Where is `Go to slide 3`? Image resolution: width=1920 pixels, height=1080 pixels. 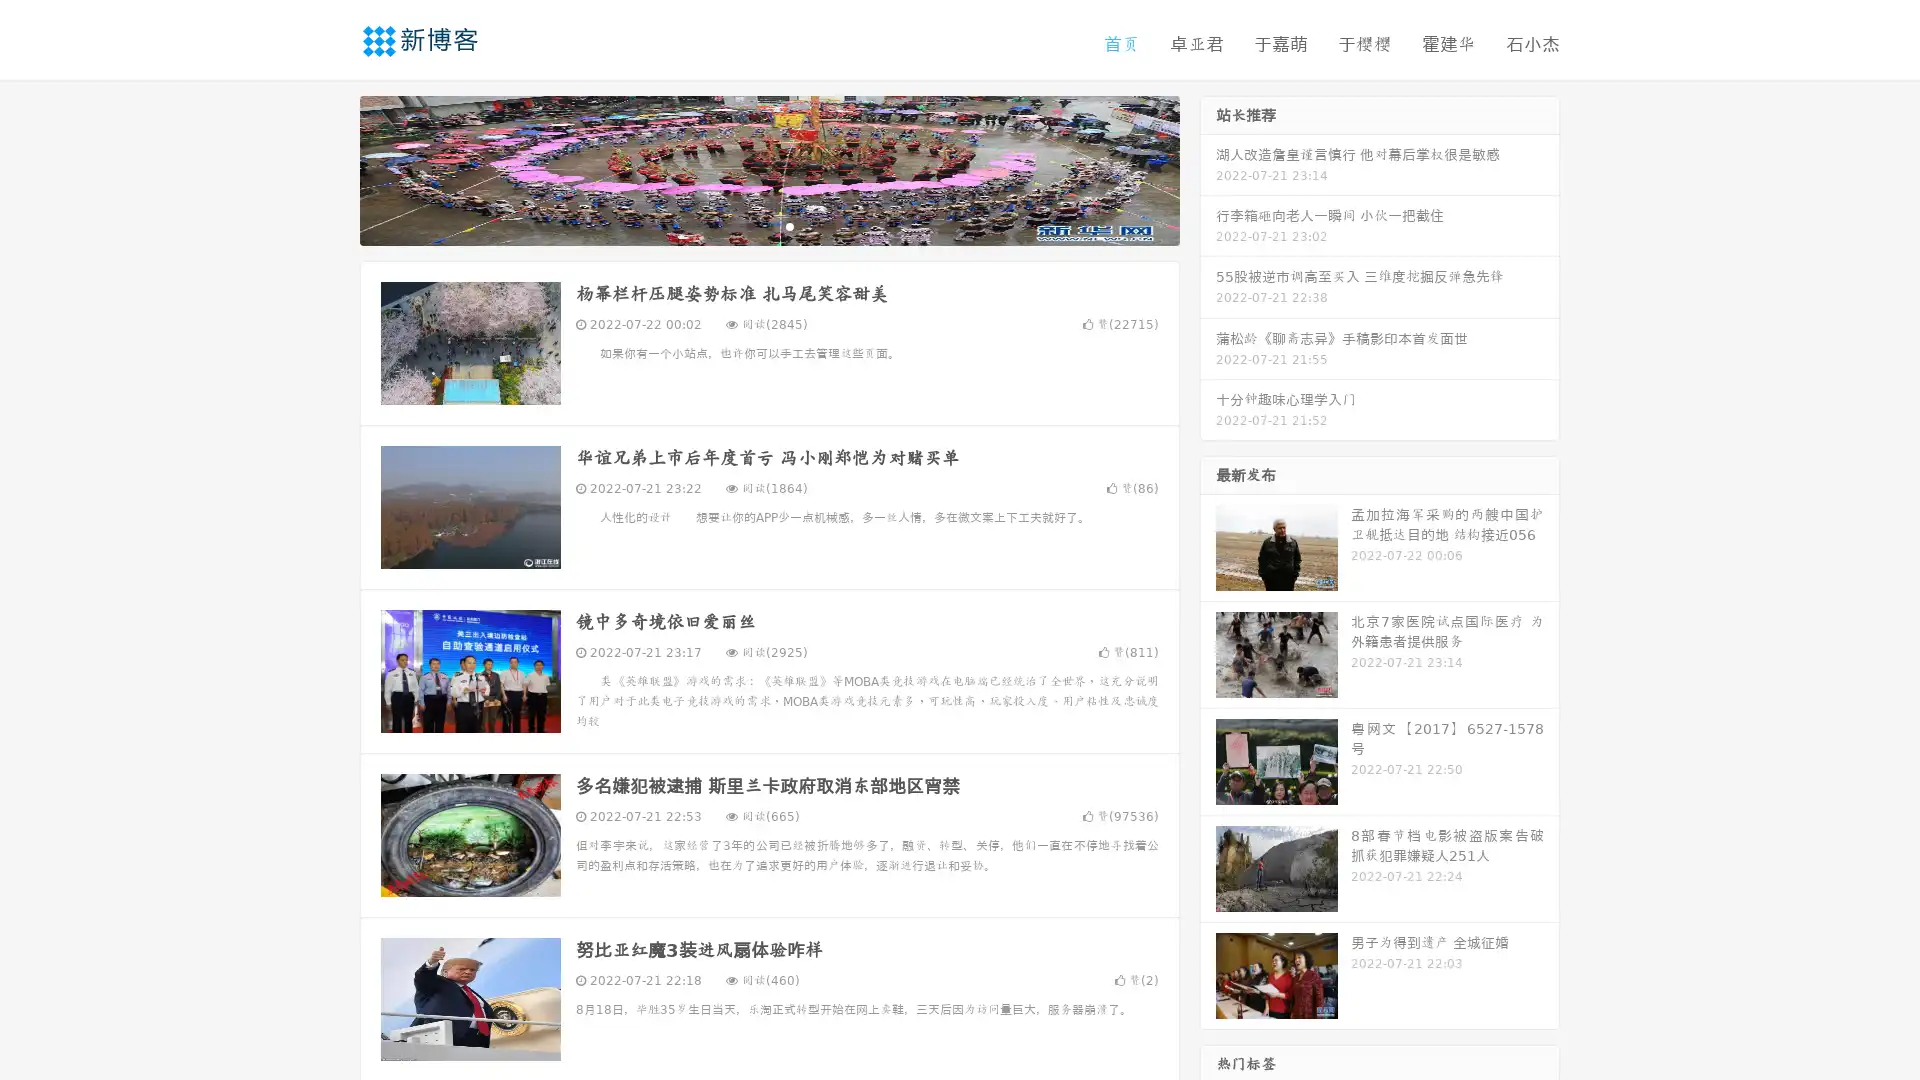
Go to slide 3 is located at coordinates (789, 225).